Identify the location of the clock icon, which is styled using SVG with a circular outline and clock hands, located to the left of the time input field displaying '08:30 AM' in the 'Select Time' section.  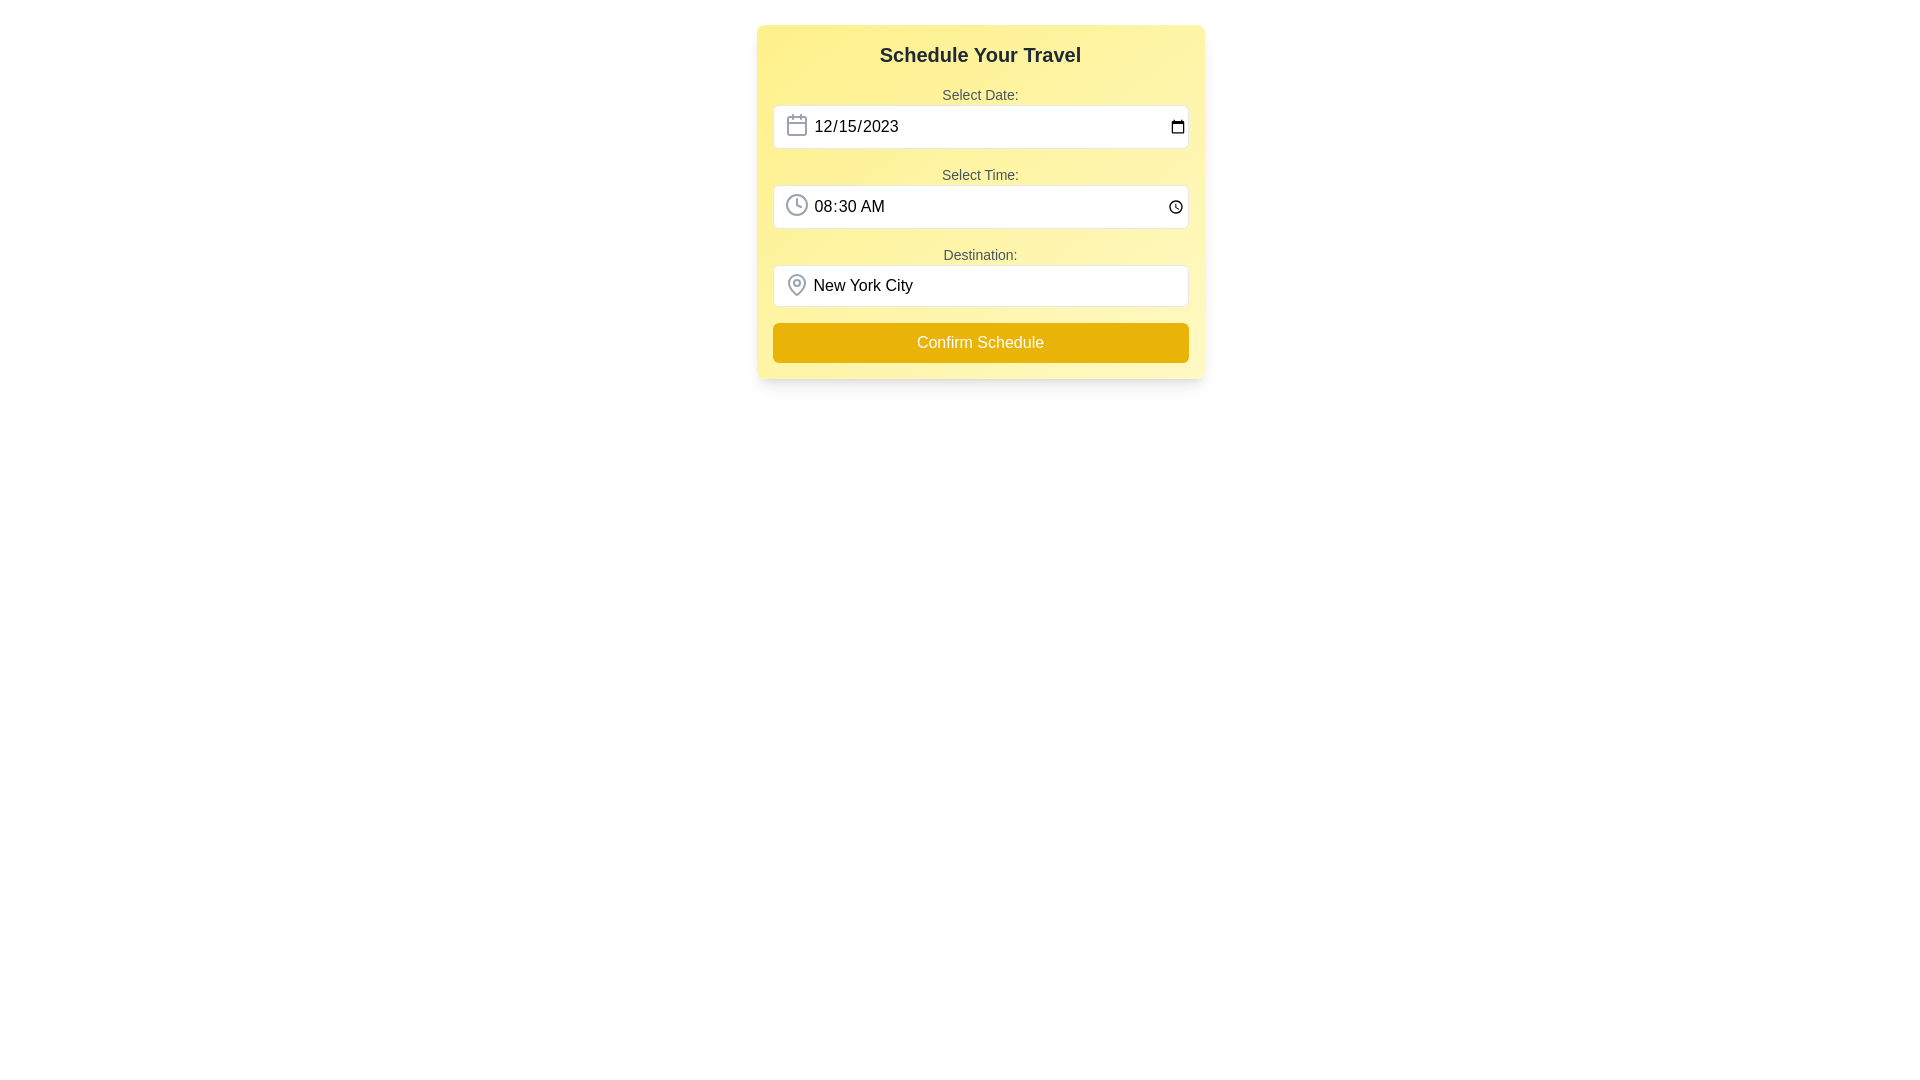
(795, 204).